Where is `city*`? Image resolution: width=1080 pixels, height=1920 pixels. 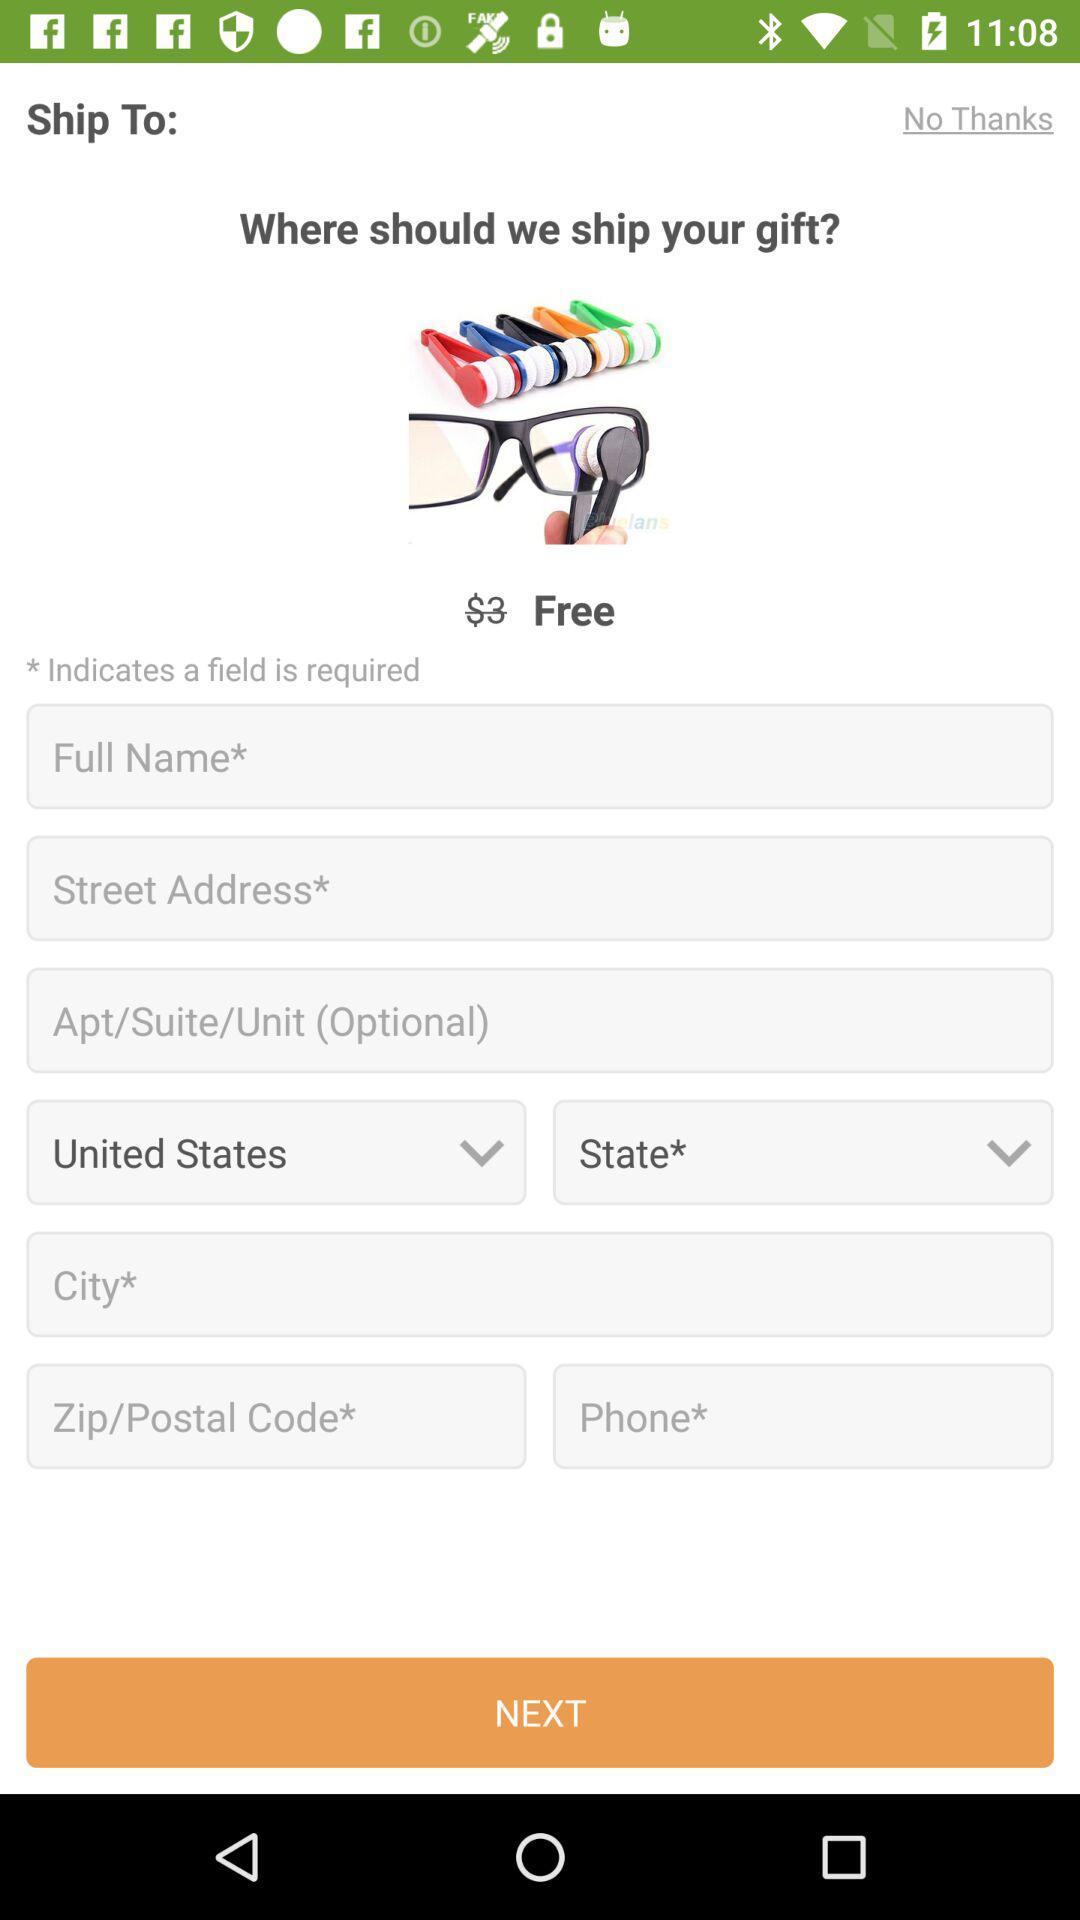
city* is located at coordinates (540, 1284).